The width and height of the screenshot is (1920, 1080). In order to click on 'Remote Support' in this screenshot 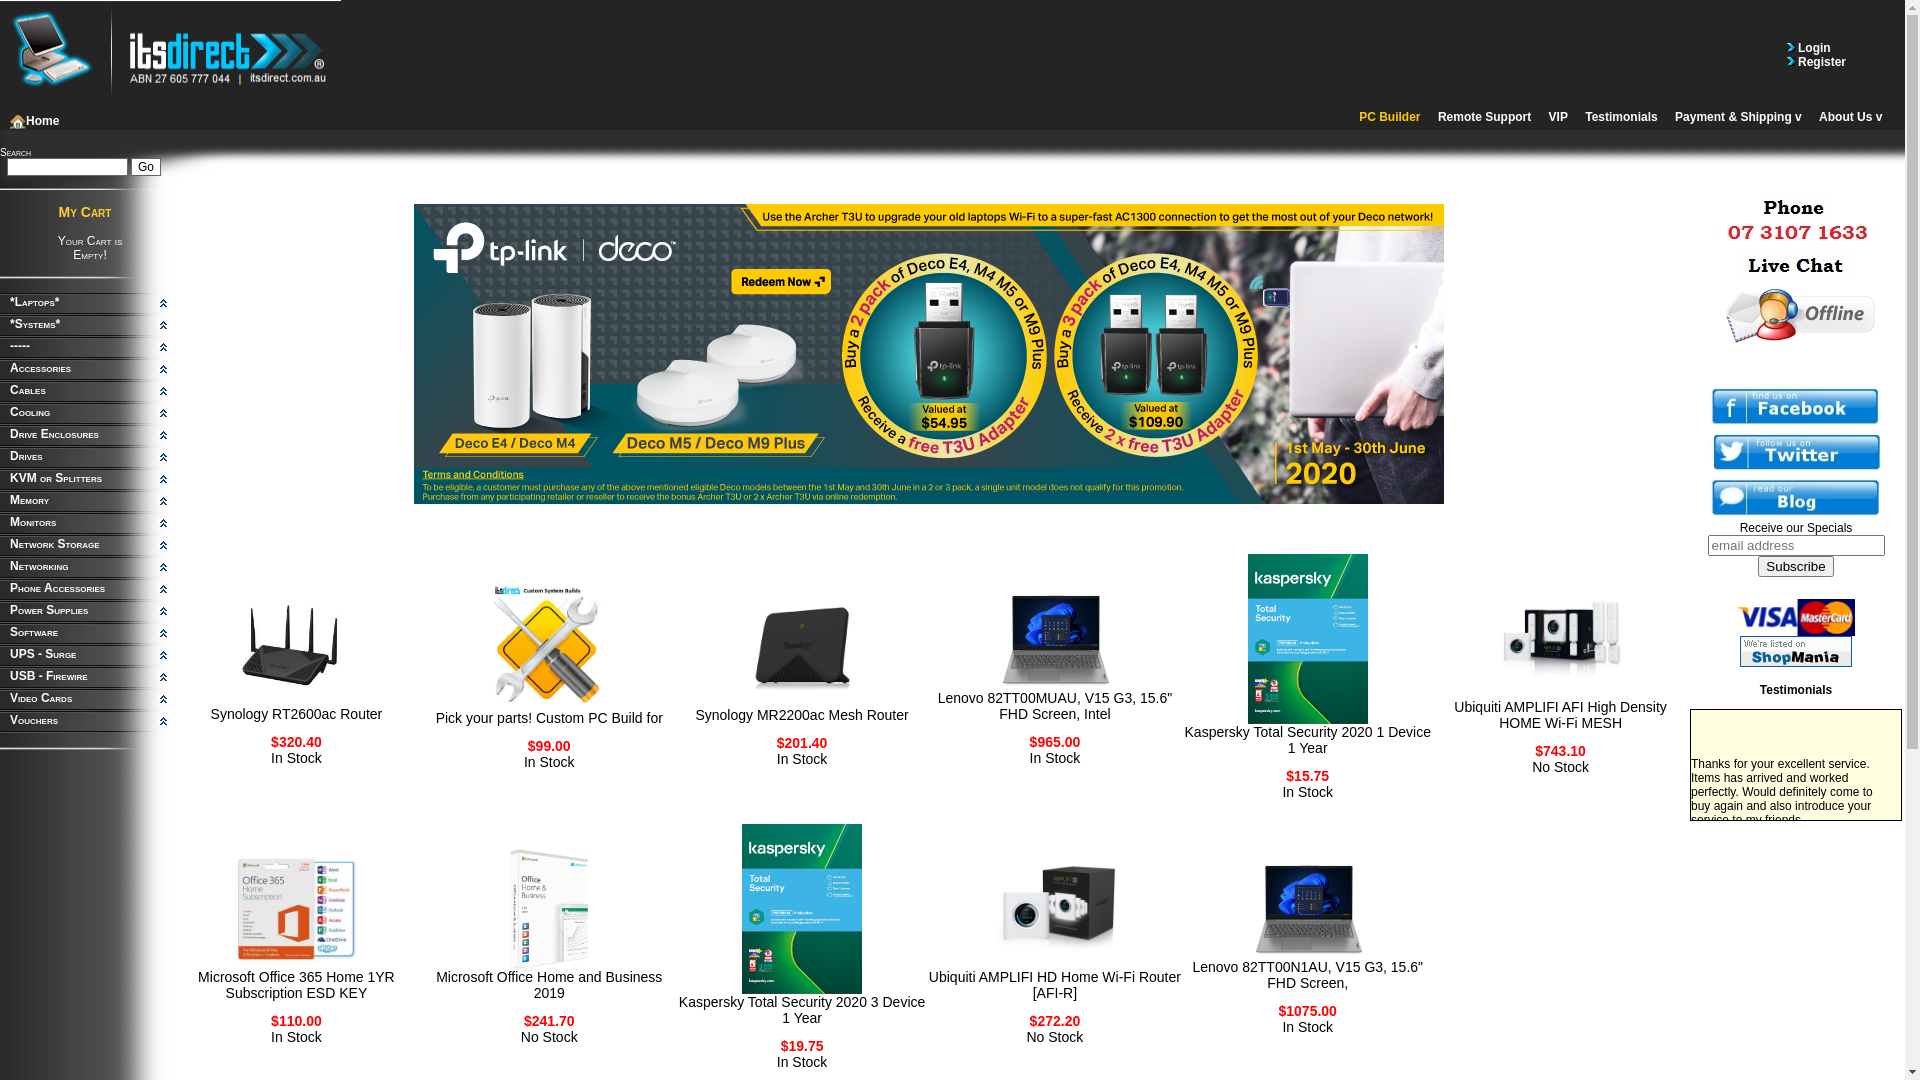, I will do `click(1484, 116)`.